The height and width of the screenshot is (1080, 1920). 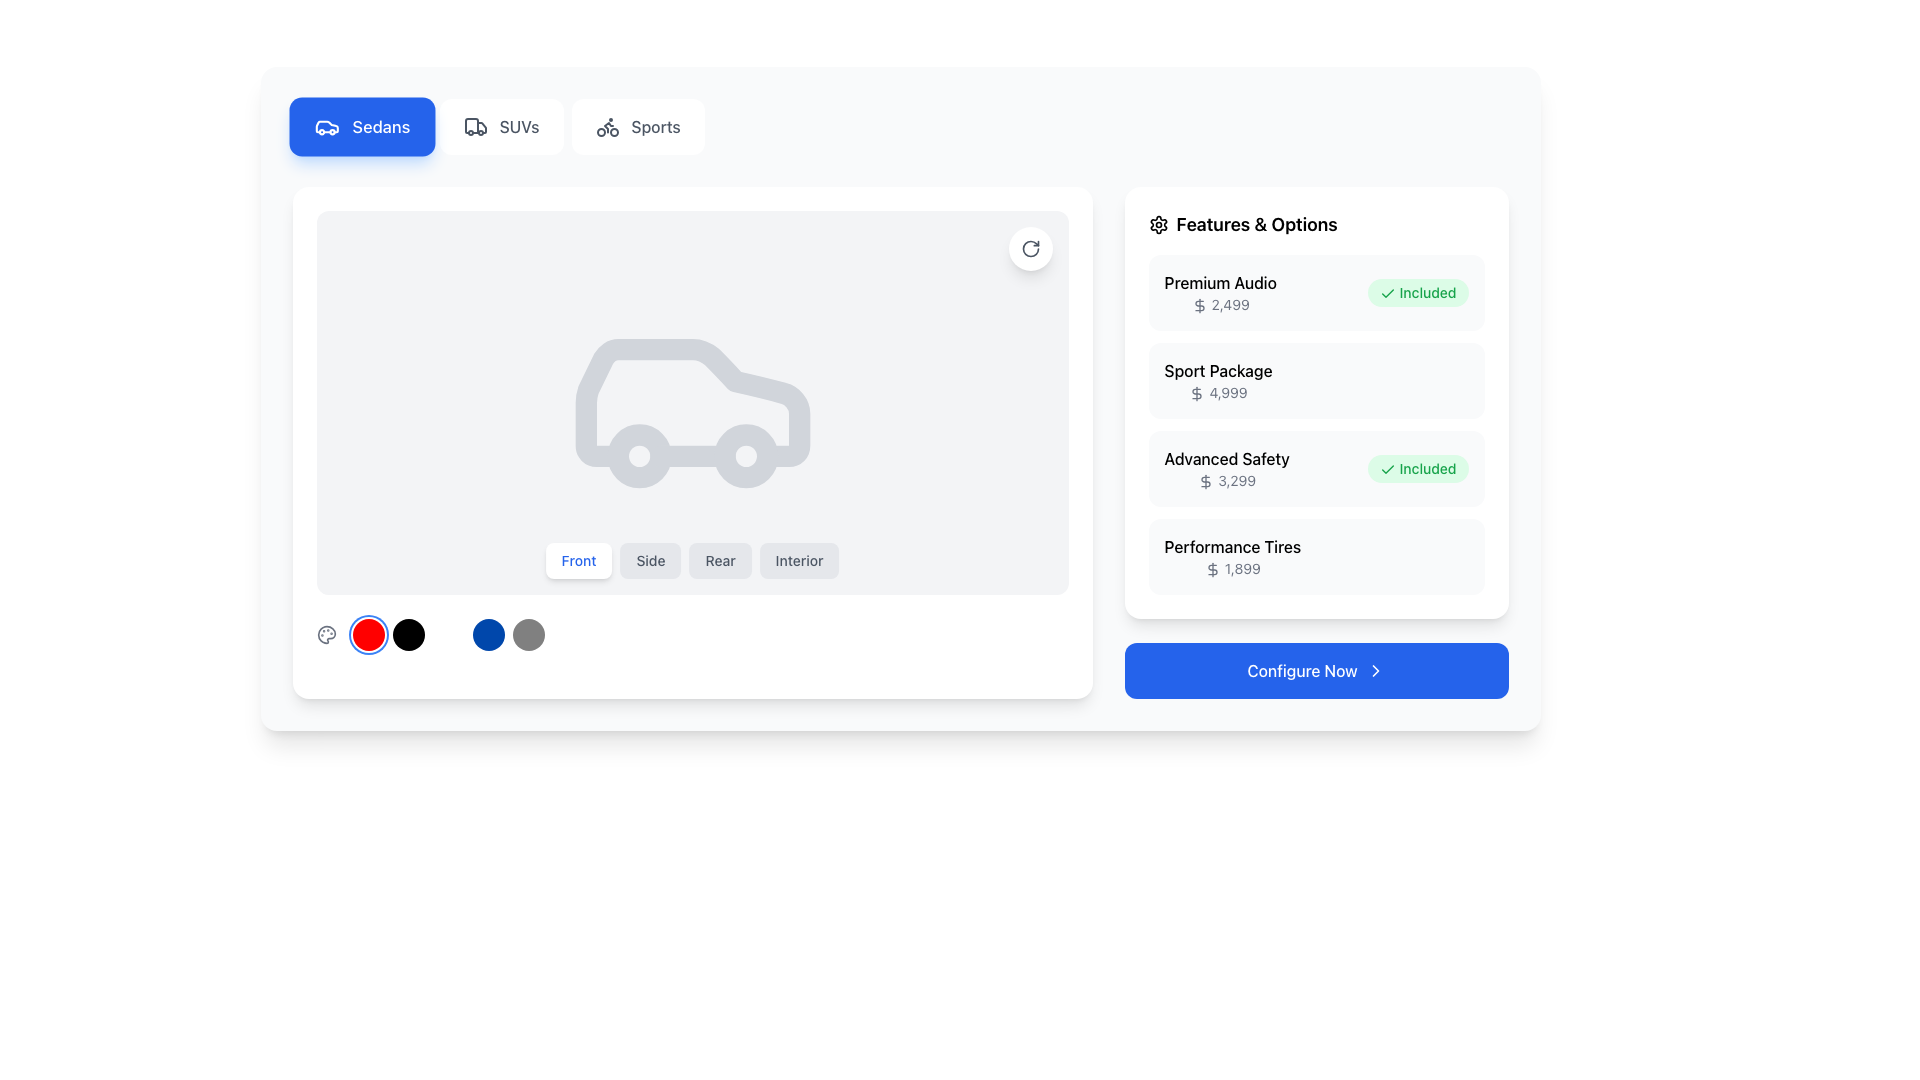 I want to click on the Text display element indicating the price for the 'Advanced Safety' feature located in the 'Features & Options' section, so click(x=1226, y=481).